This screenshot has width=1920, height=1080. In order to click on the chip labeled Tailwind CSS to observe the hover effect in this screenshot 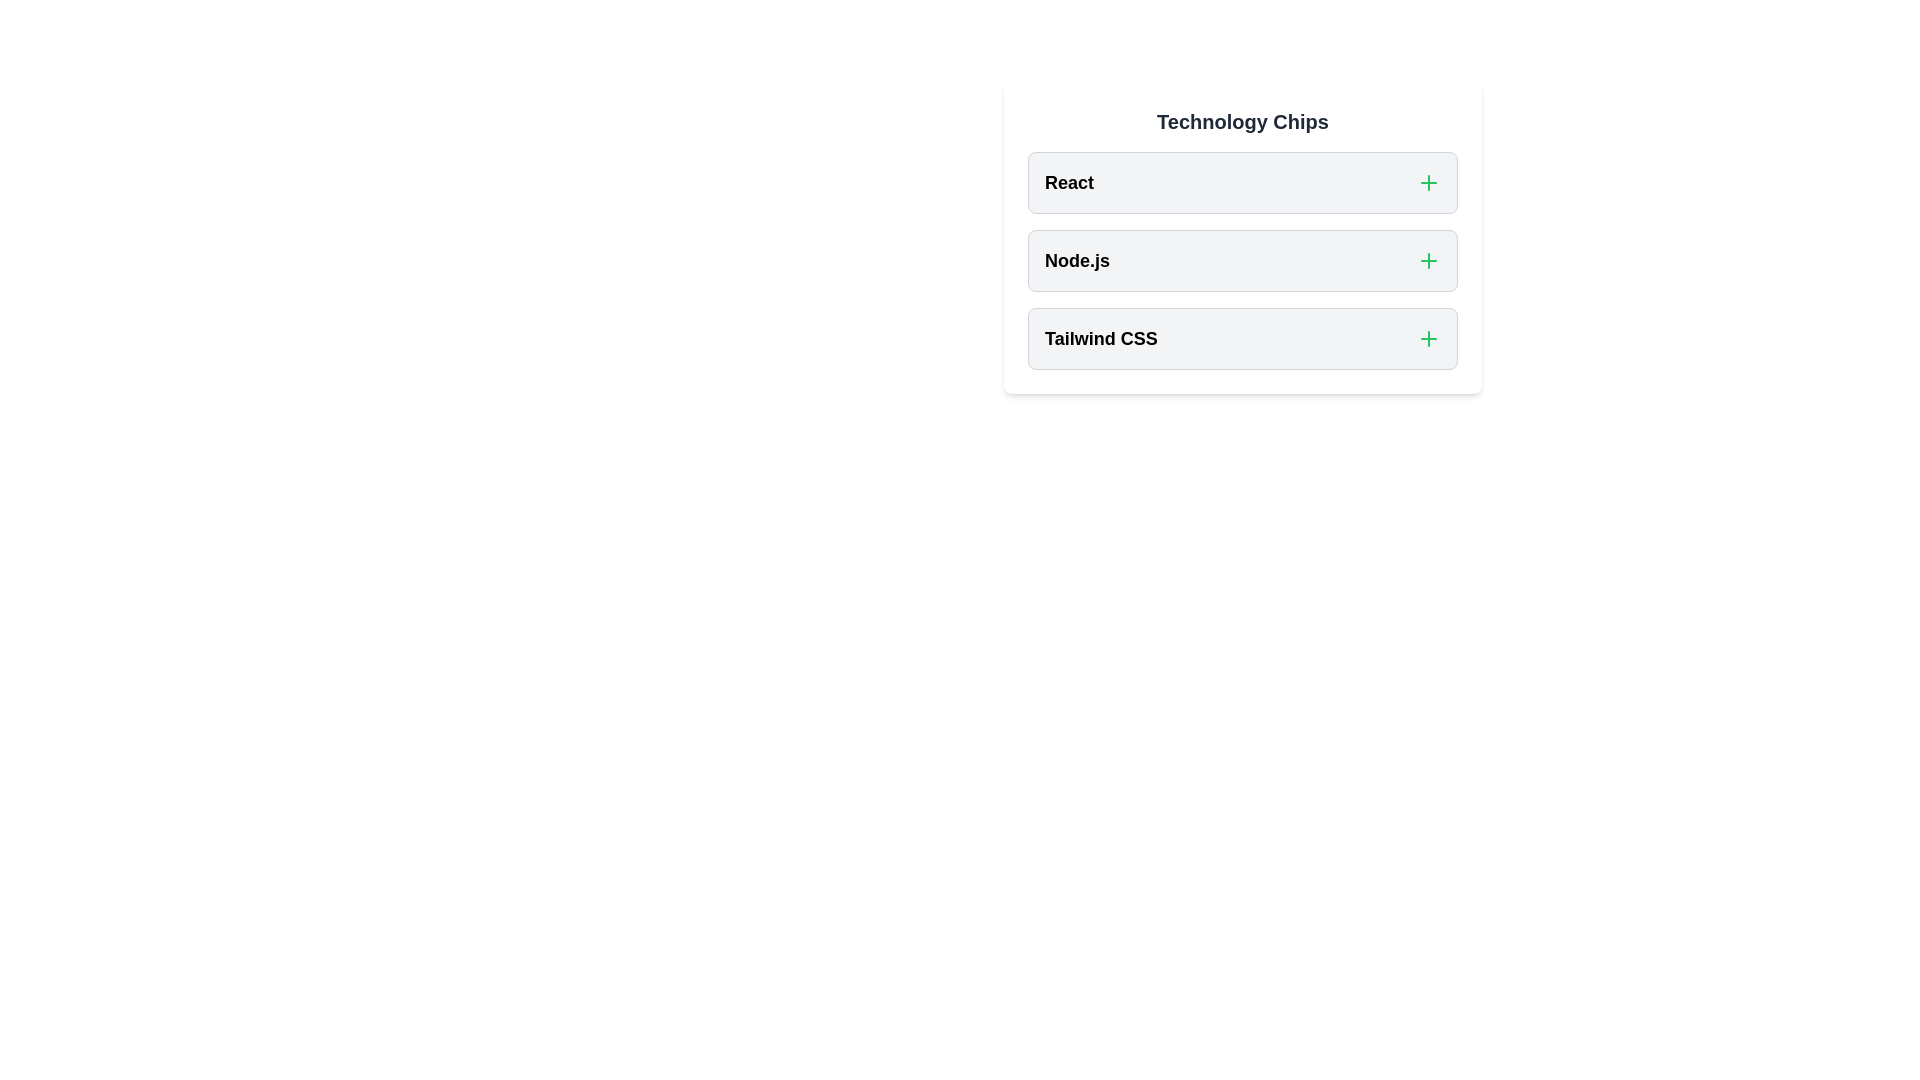, I will do `click(1242, 338)`.